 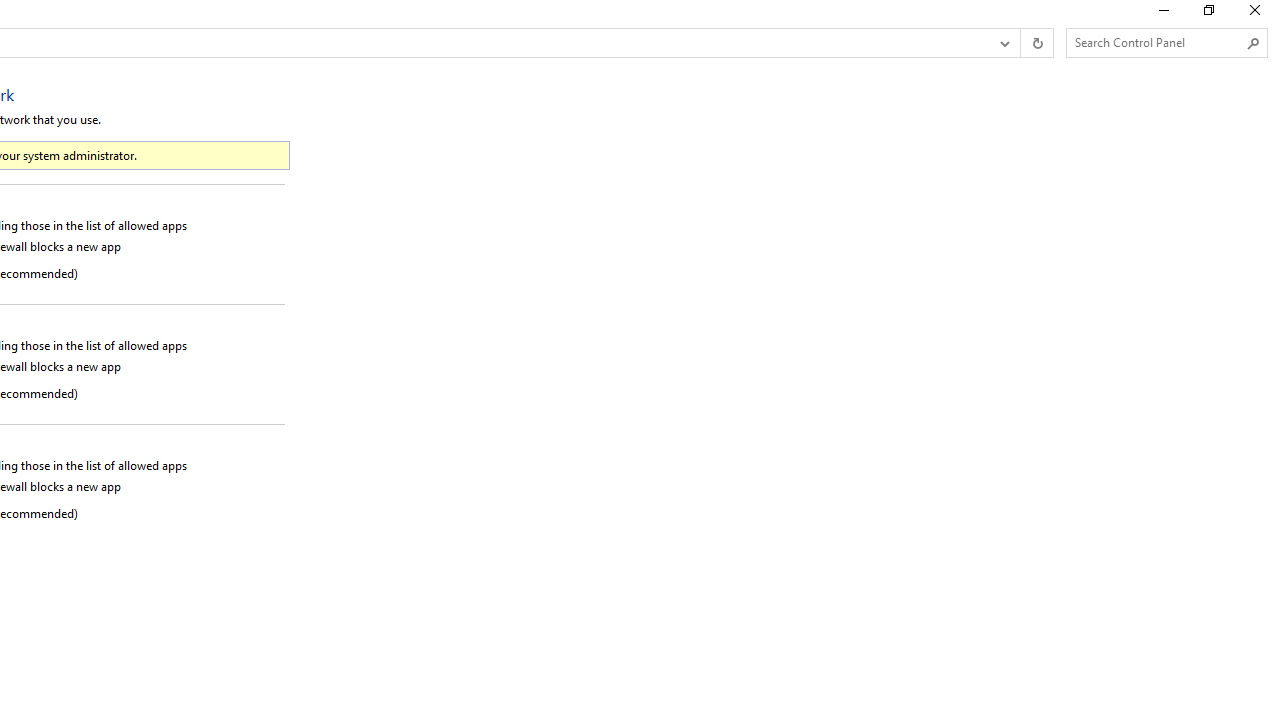 What do you see at coordinates (1207, 15) in the screenshot?
I see `'Restore'` at bounding box center [1207, 15].